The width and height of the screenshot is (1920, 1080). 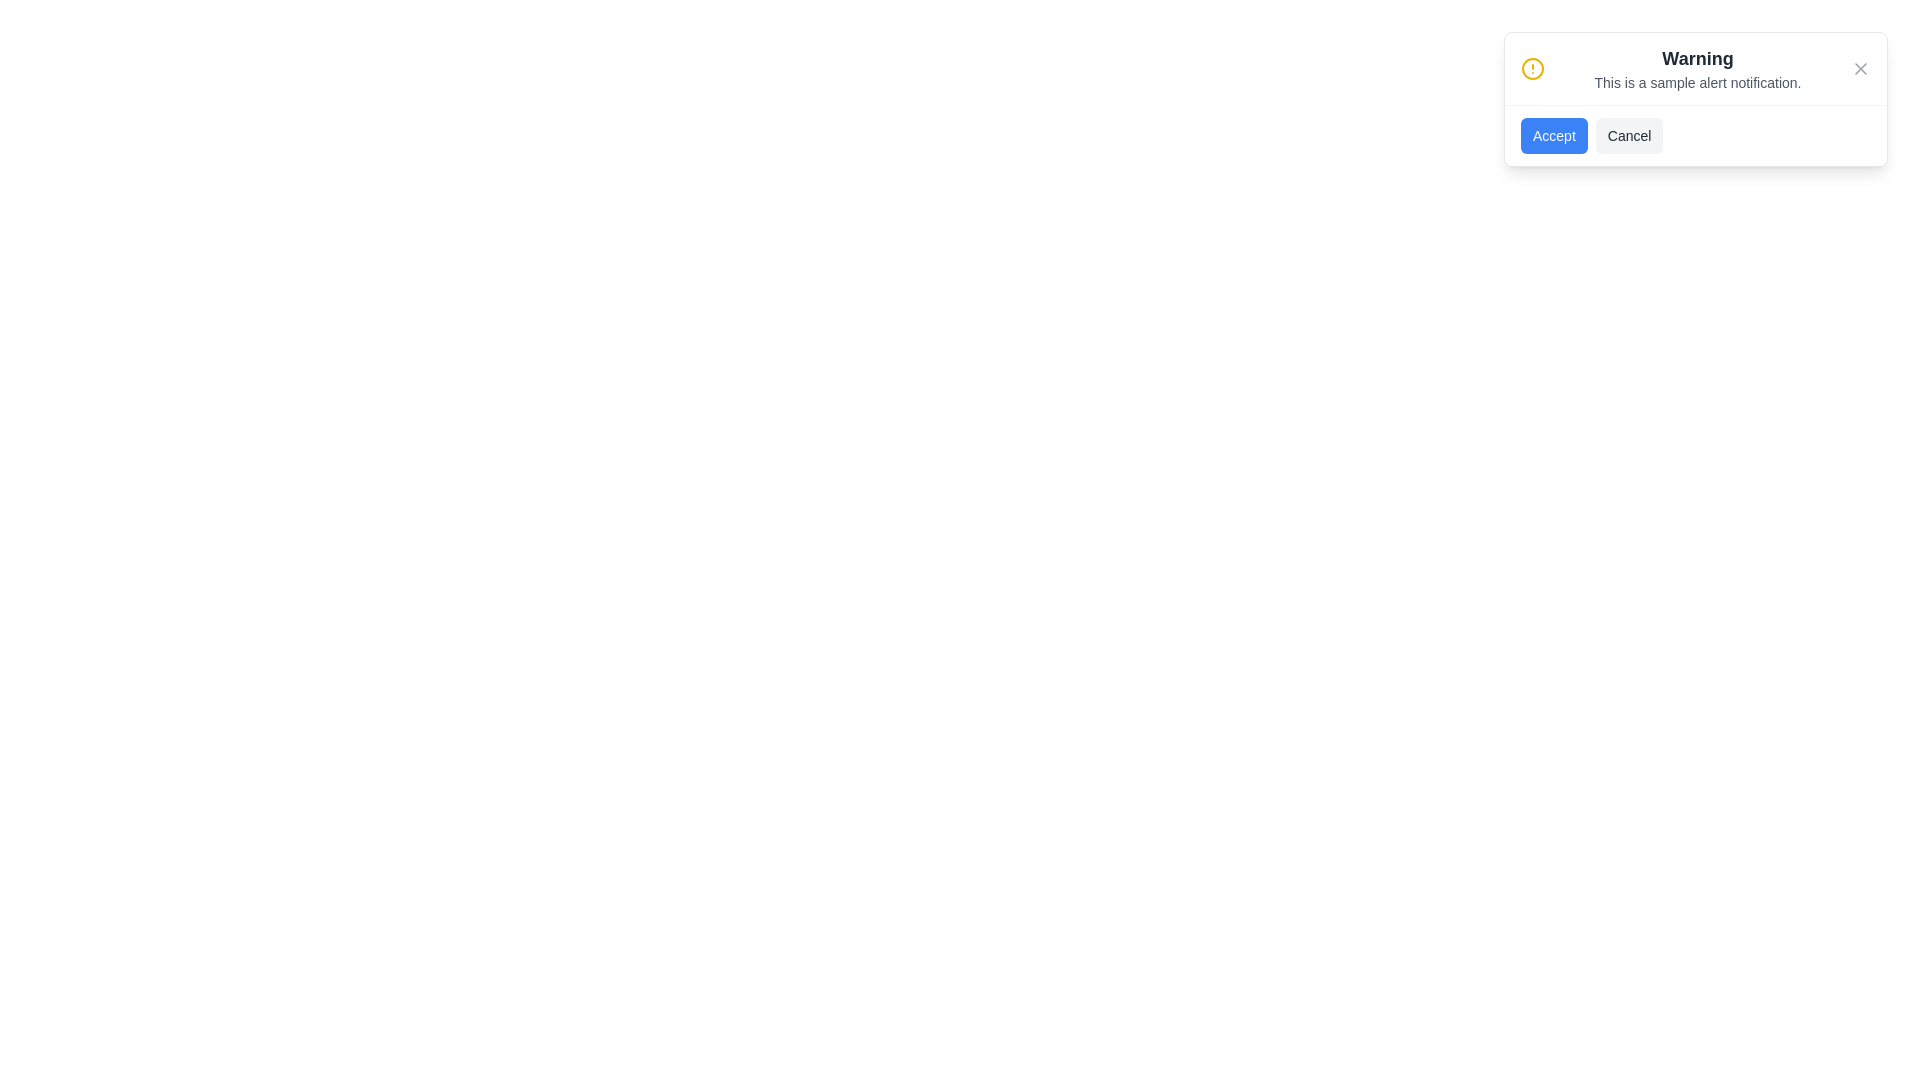 I want to click on text displayed in the alert notification that says 'This is a sample alert notification.' which is located below the 'Warning' title, so click(x=1697, y=82).